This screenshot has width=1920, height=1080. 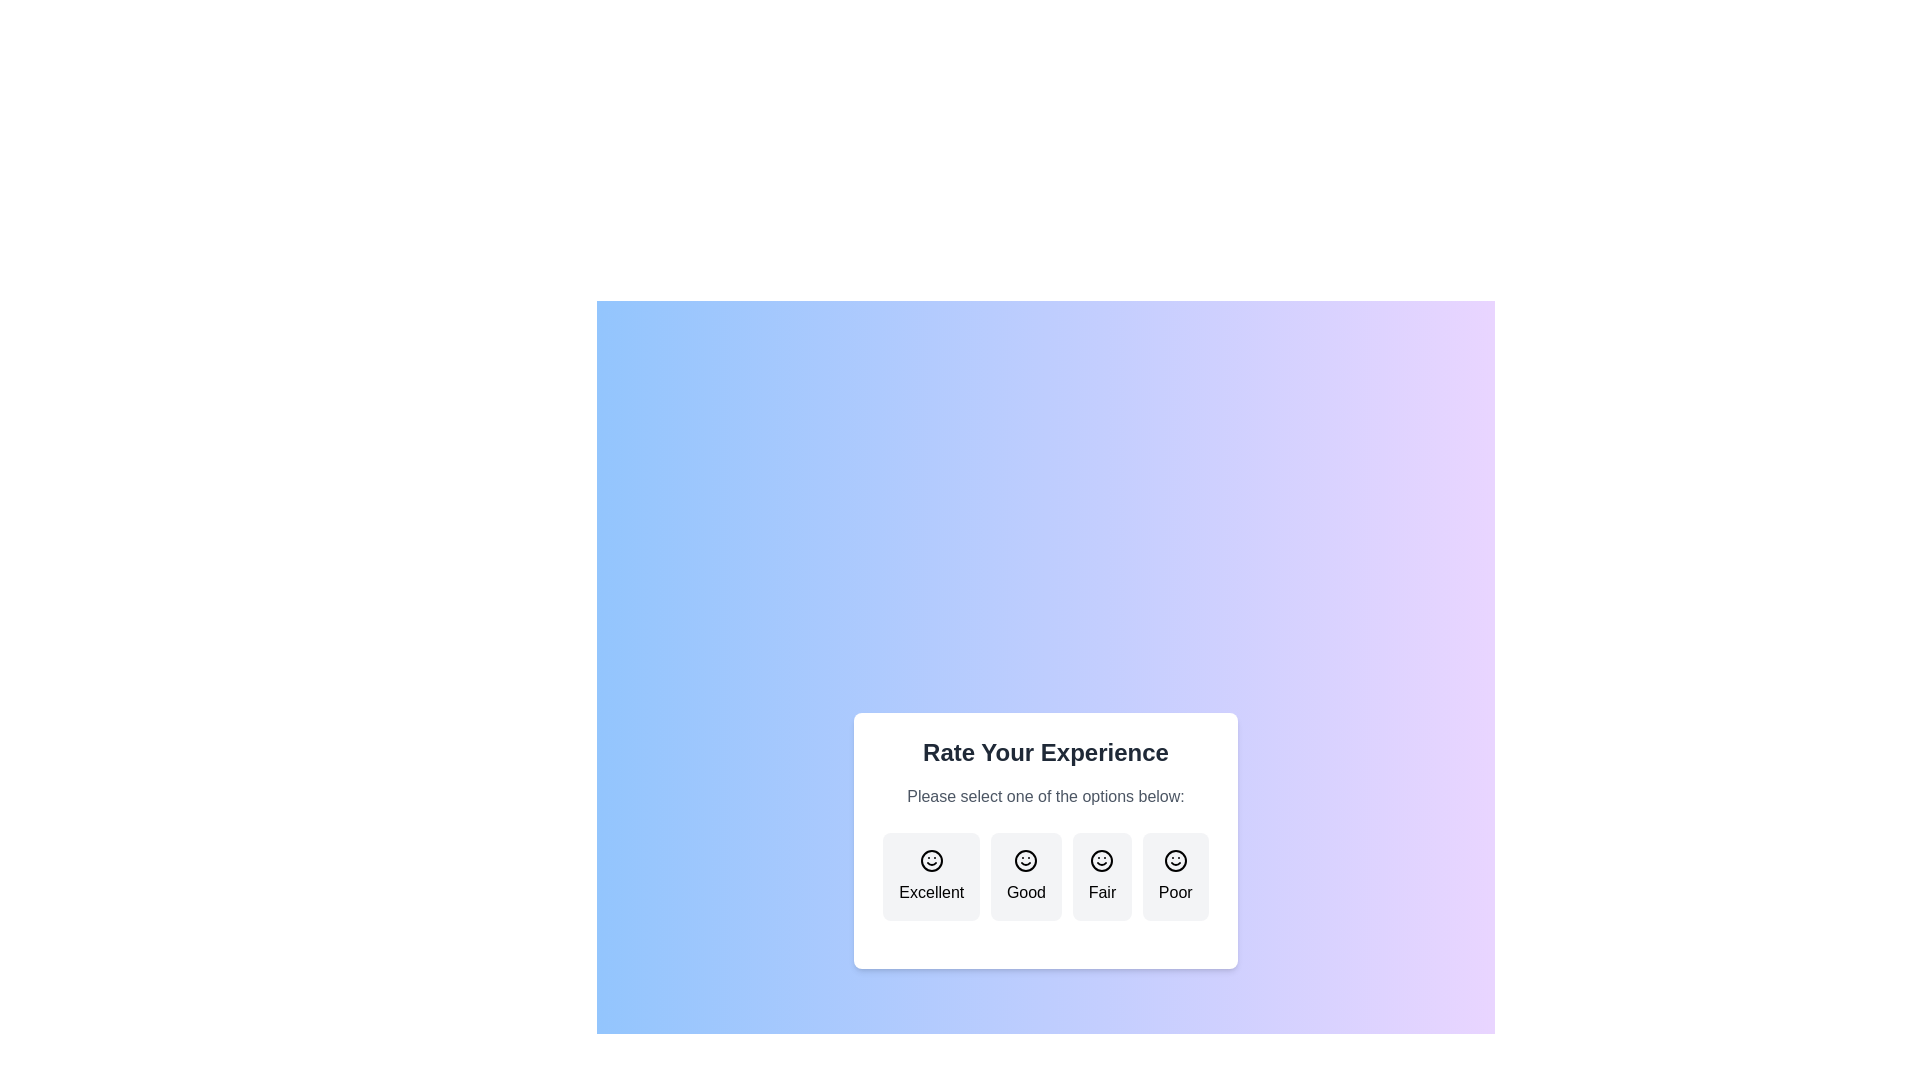 What do you see at coordinates (1175, 875) in the screenshot?
I see `the fourth button in the feedback interface` at bounding box center [1175, 875].